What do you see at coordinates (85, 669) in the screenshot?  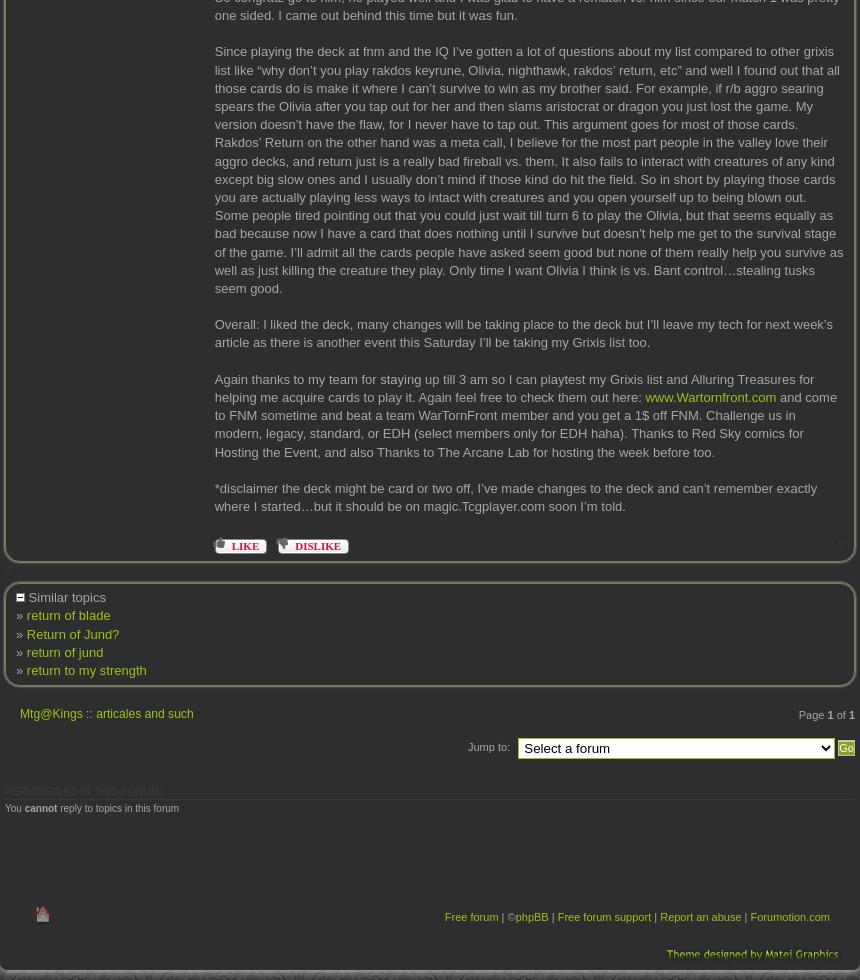 I see `'return to my strength'` at bounding box center [85, 669].